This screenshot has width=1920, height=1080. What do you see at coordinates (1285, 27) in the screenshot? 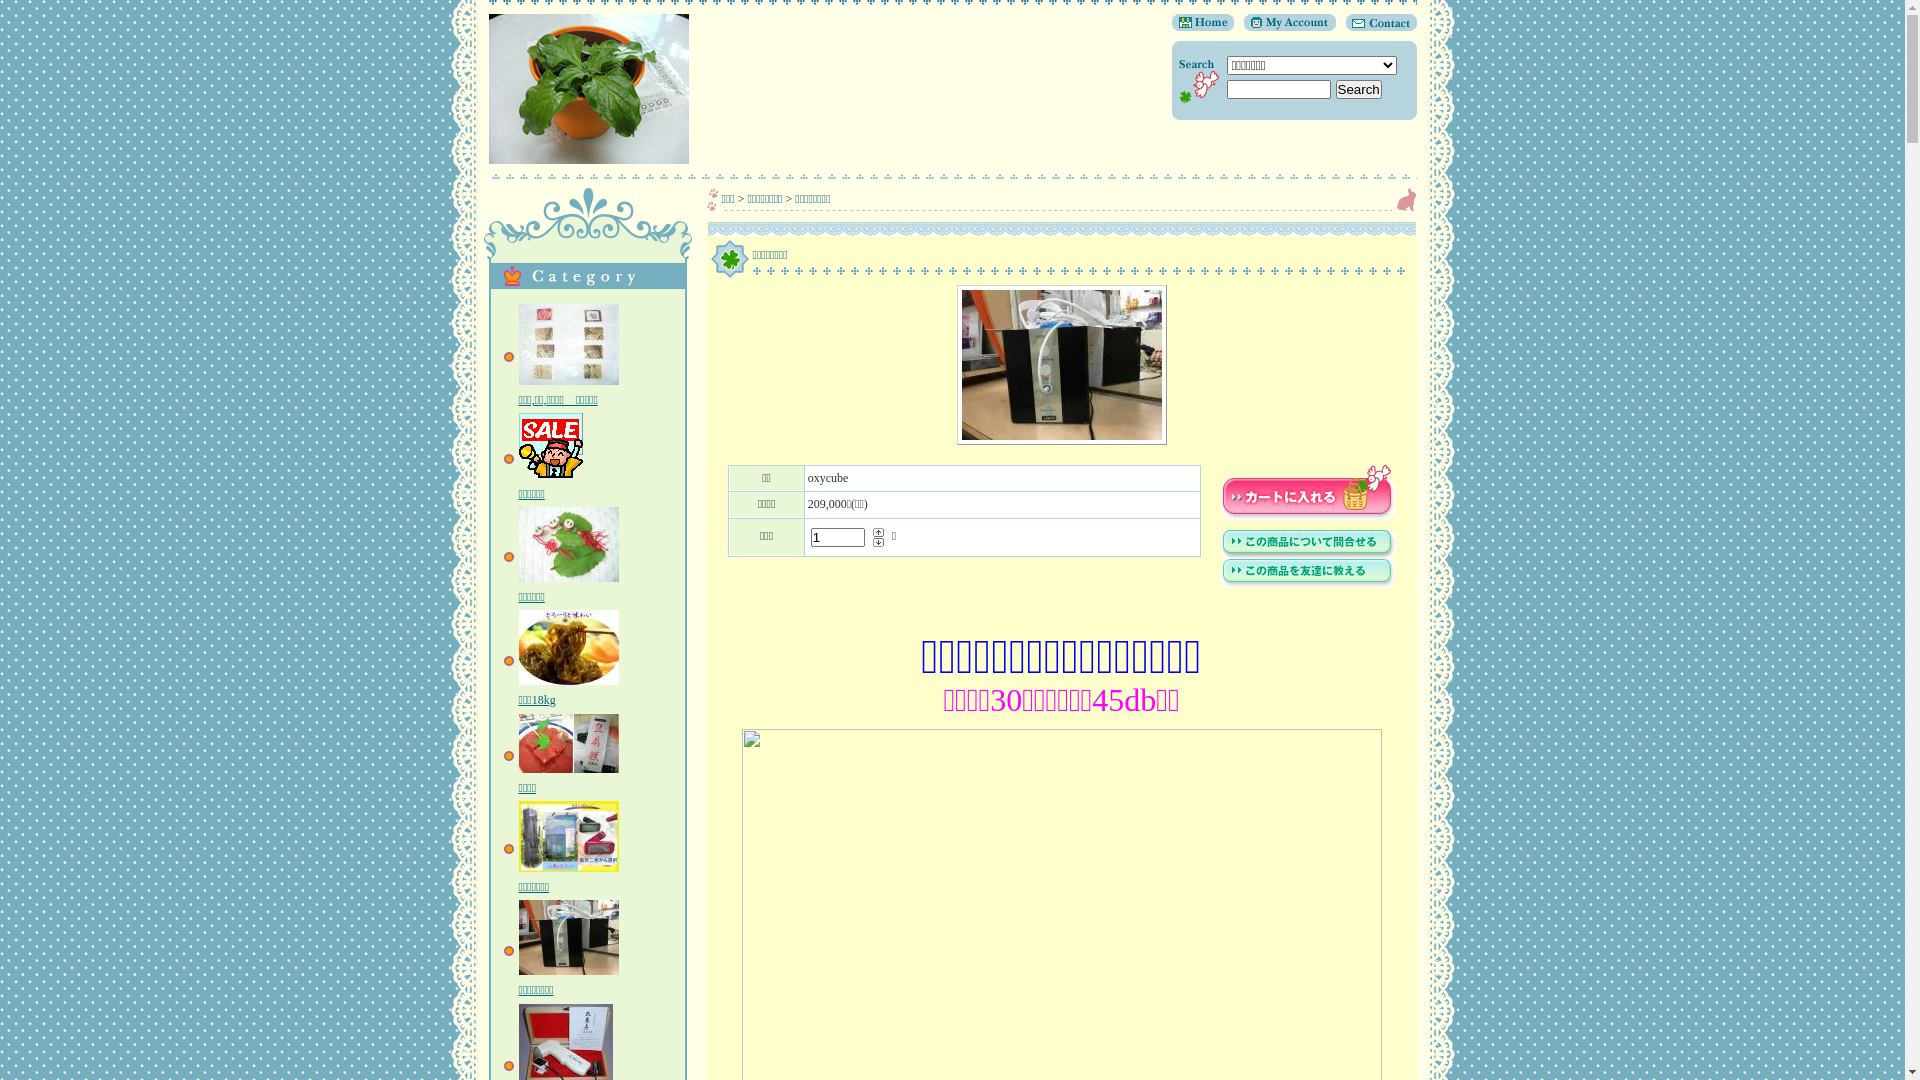
I see `'My Account'` at bounding box center [1285, 27].